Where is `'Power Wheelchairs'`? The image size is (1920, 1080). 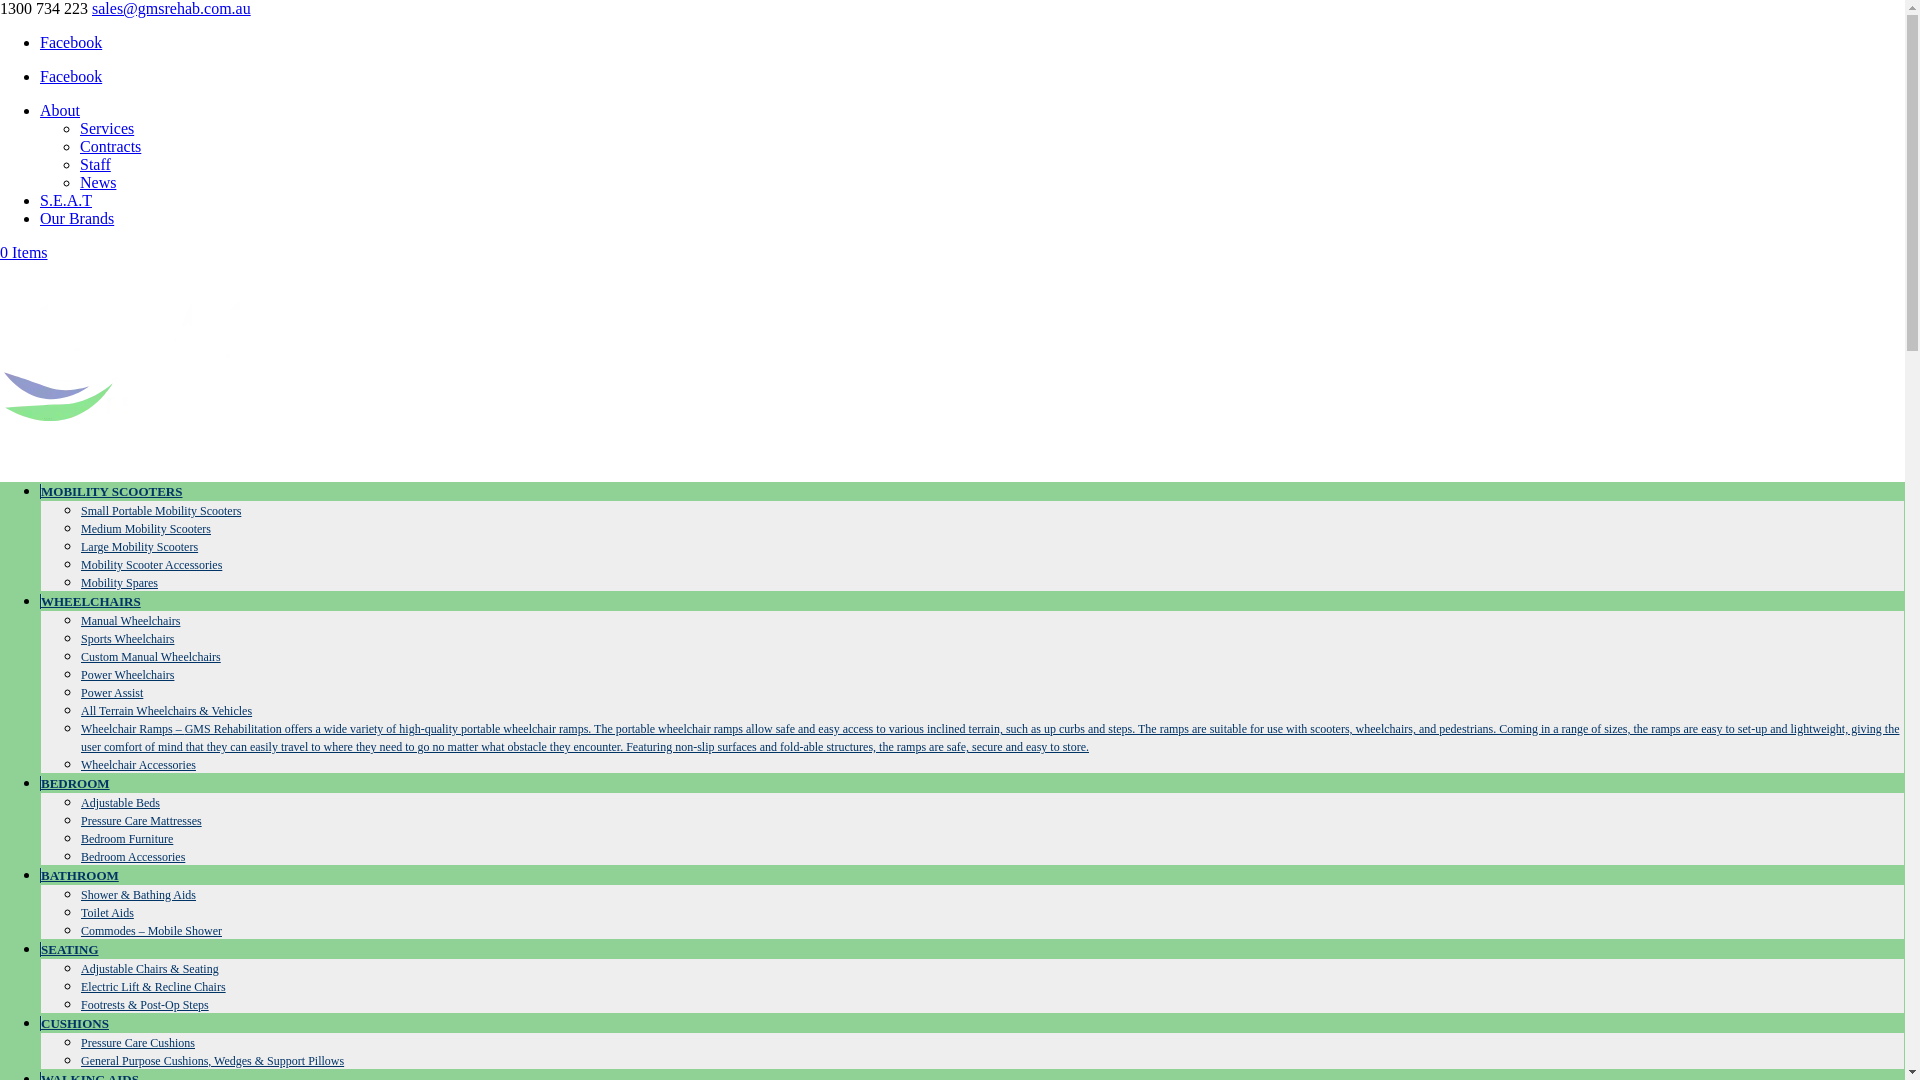 'Power Wheelchairs' is located at coordinates (80, 675).